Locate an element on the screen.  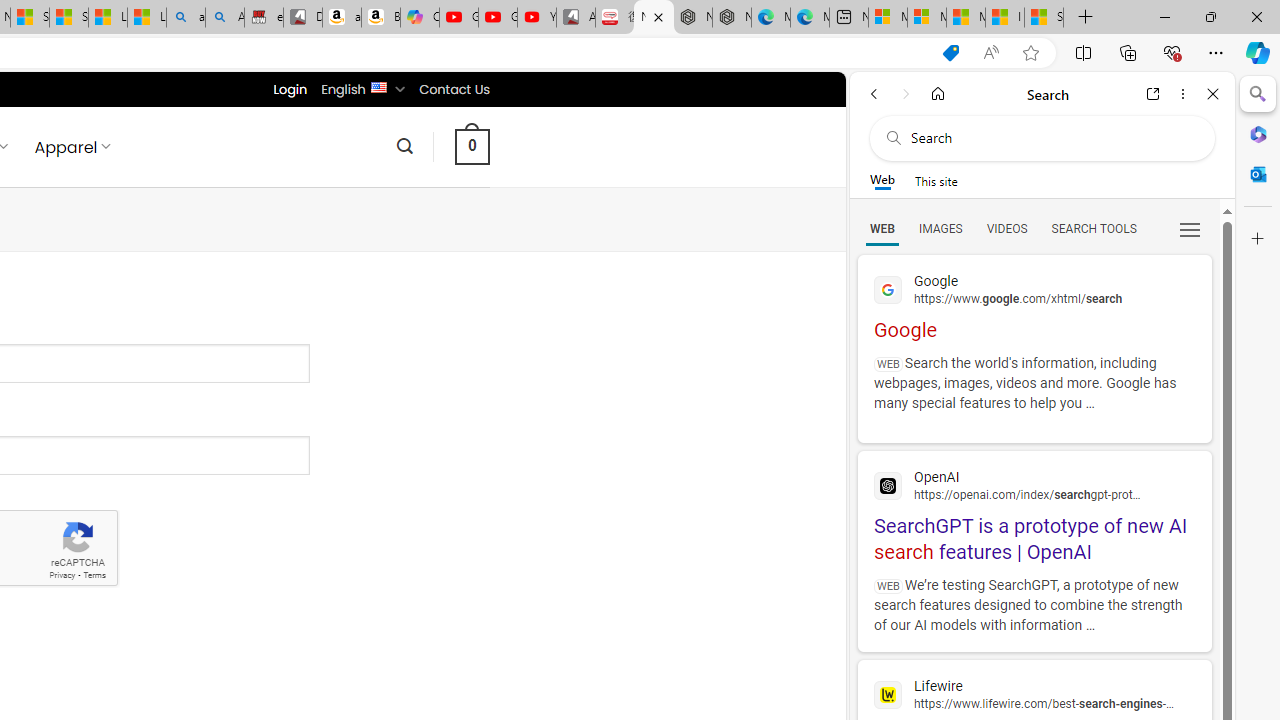
'Search Filter, VIDEOS' is located at coordinates (1006, 227).